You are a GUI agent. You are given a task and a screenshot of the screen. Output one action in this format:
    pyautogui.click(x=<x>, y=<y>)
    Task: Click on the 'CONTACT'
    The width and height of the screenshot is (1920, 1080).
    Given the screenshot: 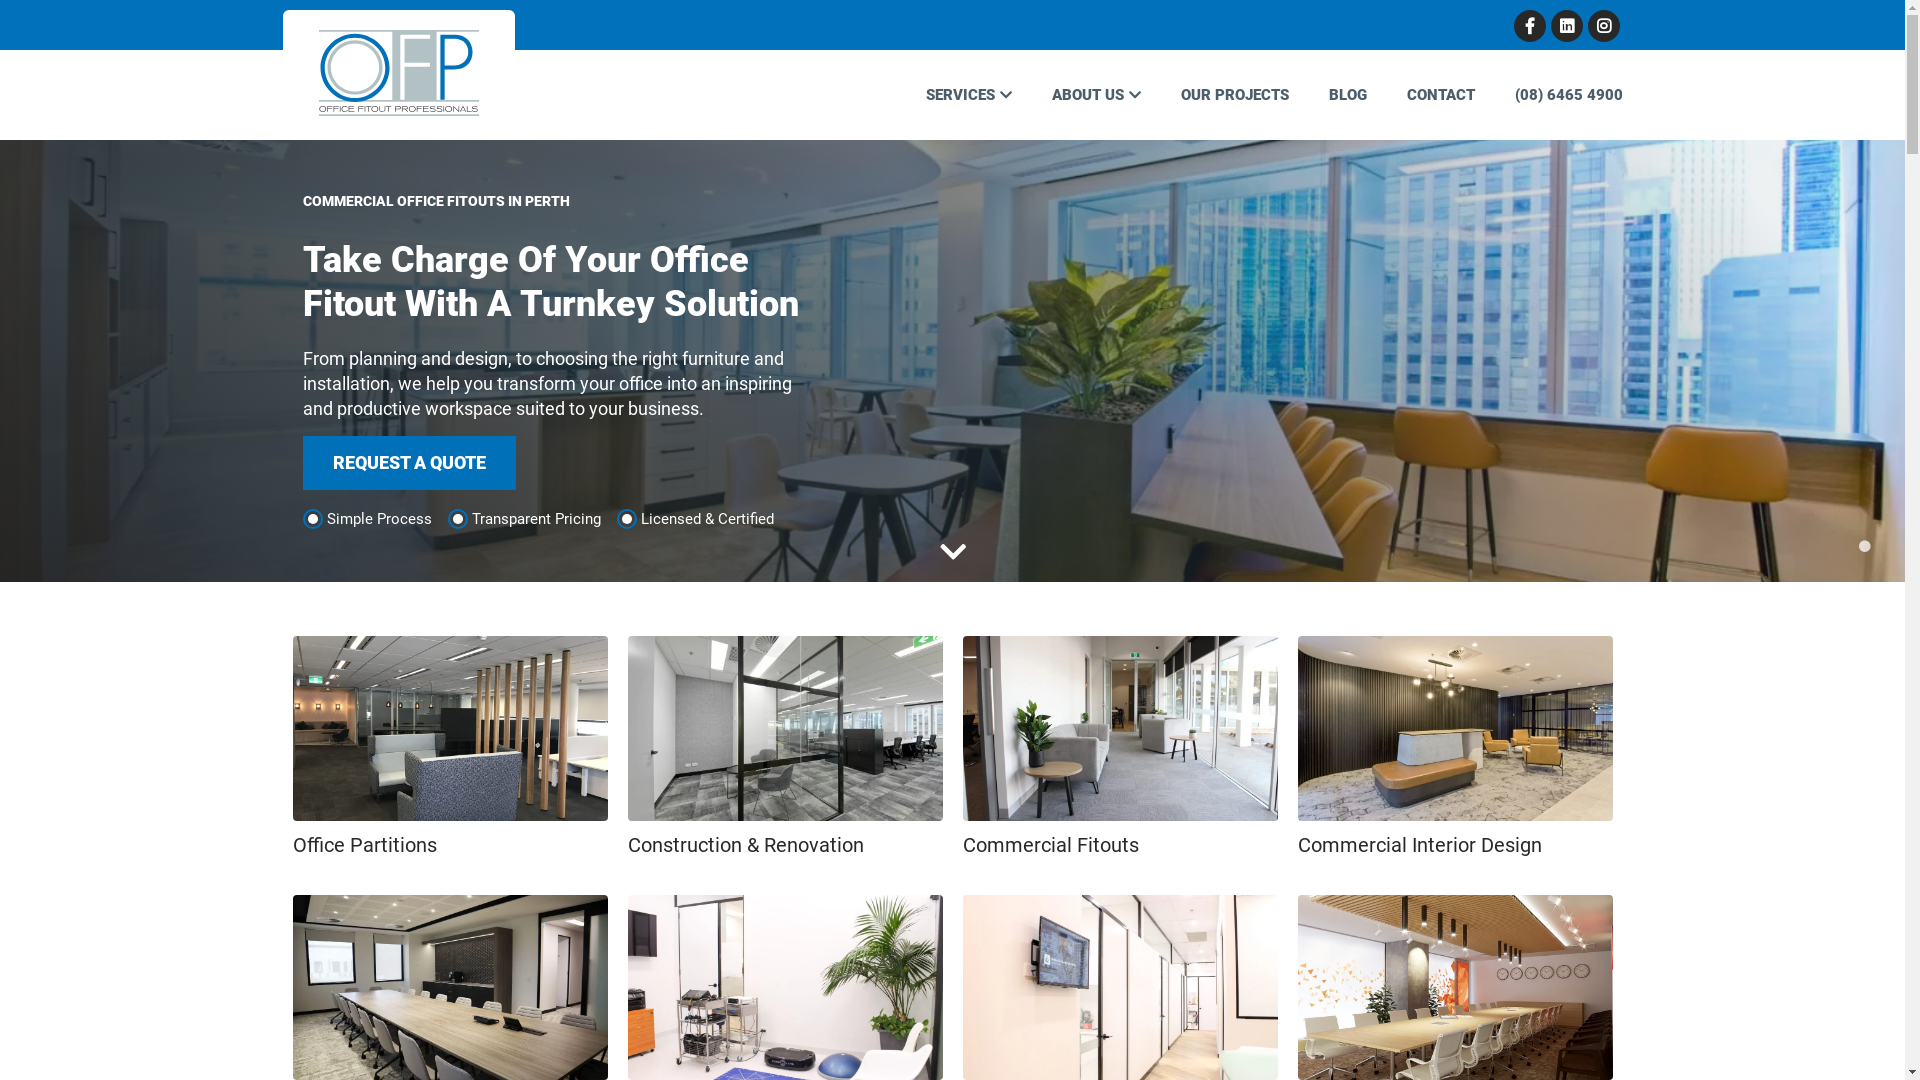 What is the action you would take?
    pyautogui.click(x=1385, y=95)
    